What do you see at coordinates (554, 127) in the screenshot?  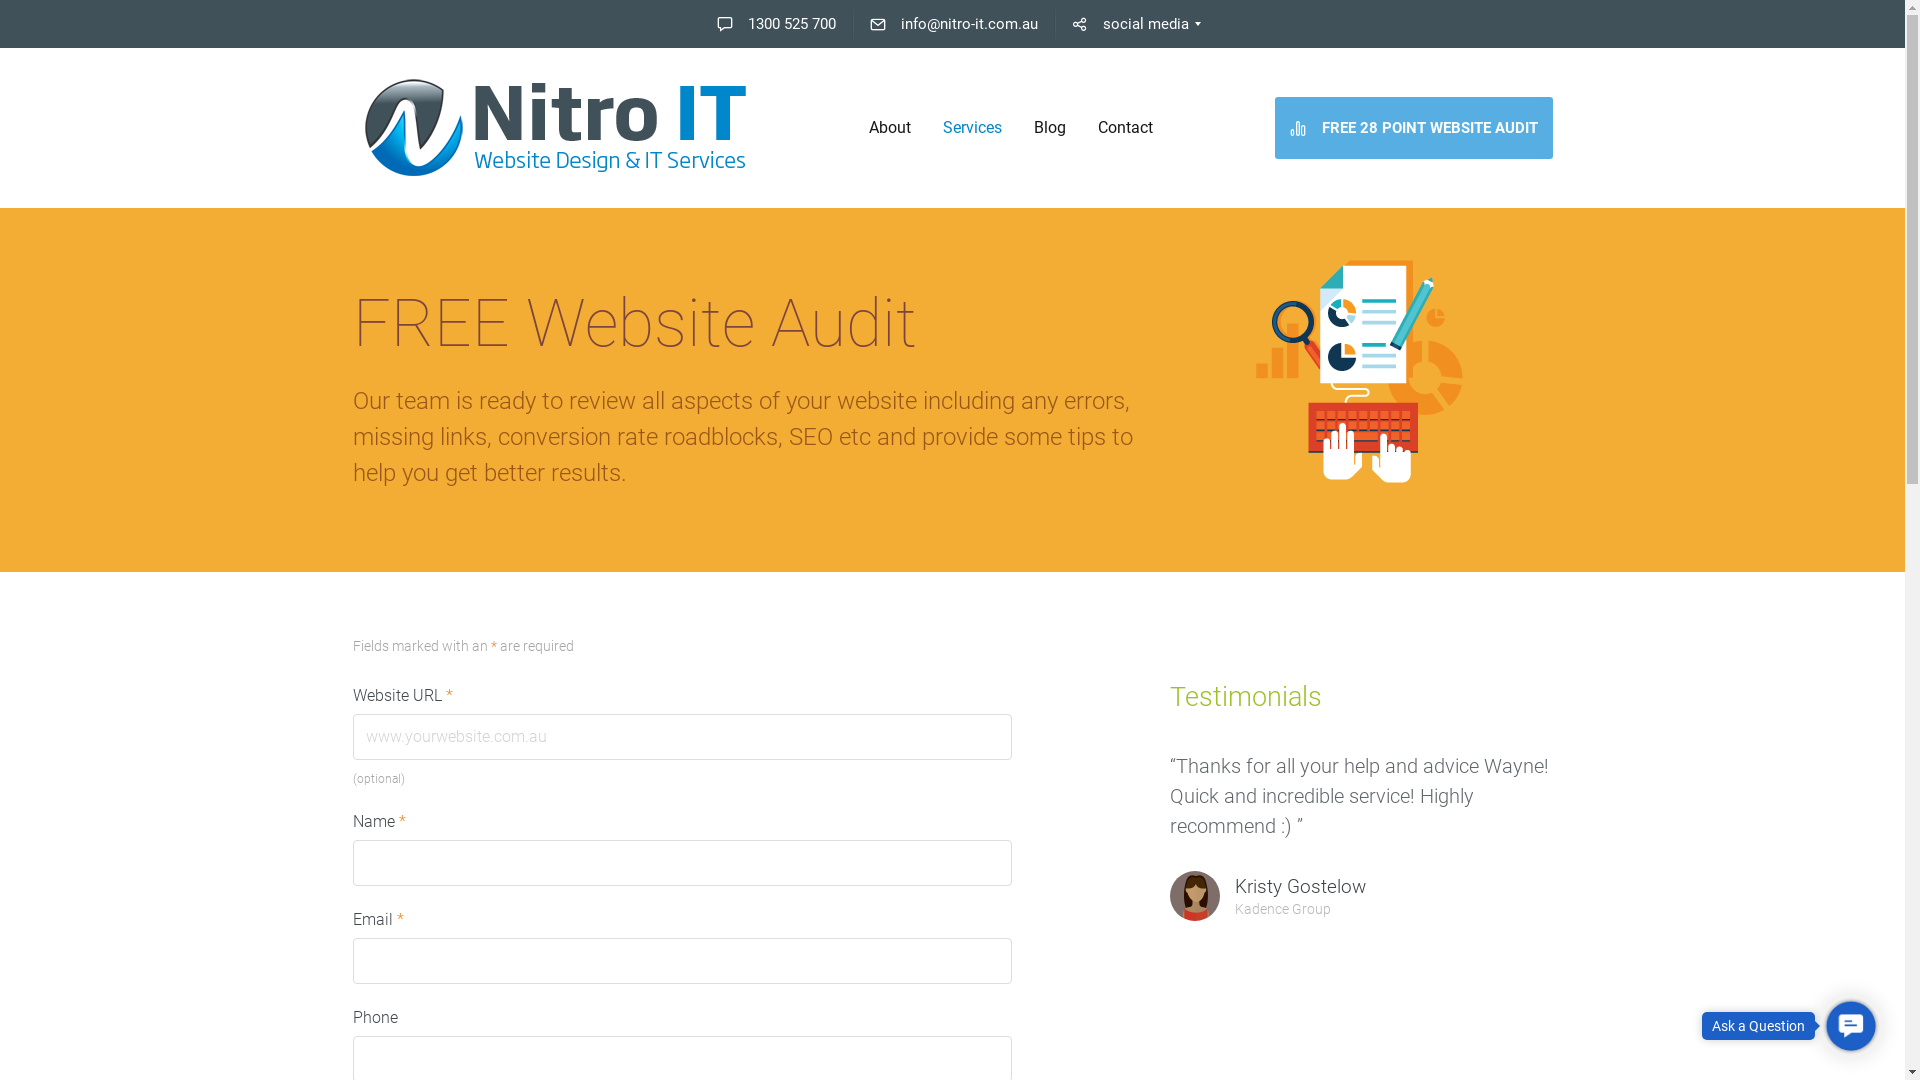 I see `'Nitro IT'` at bounding box center [554, 127].